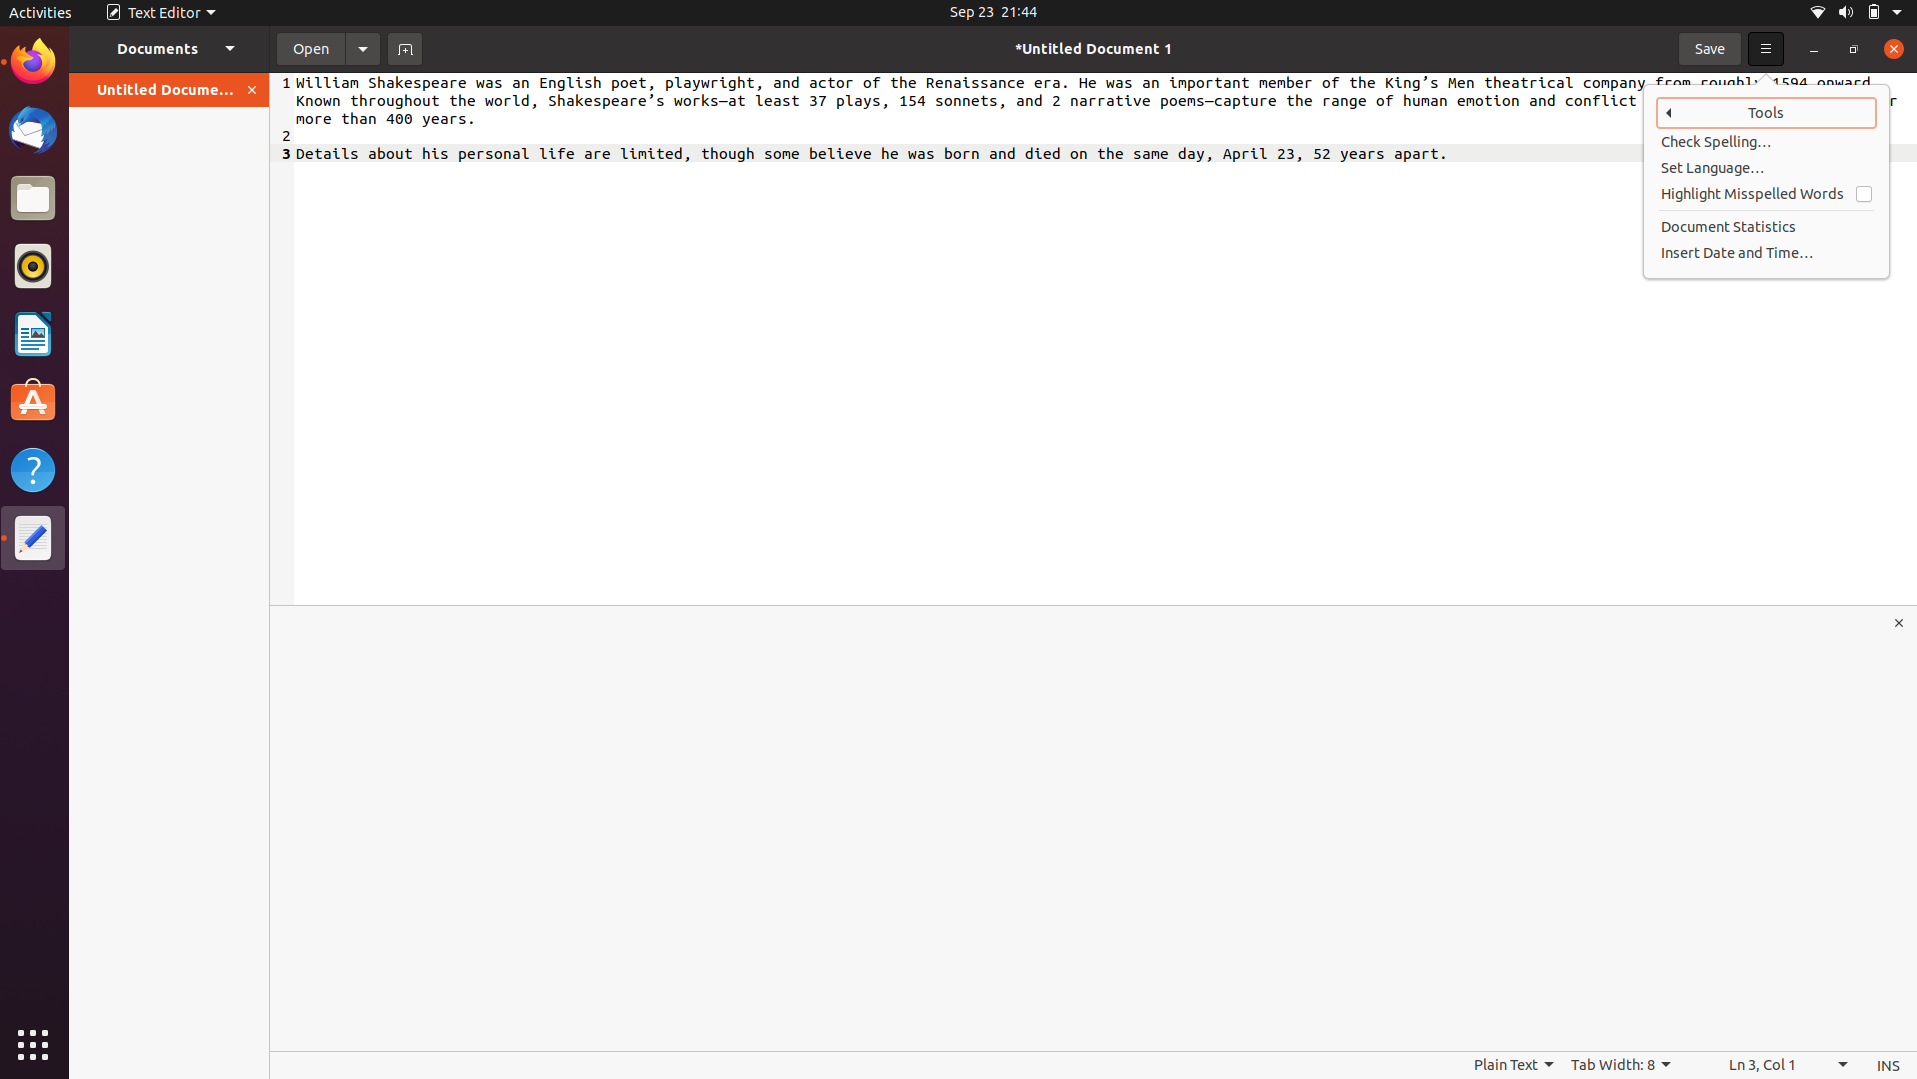 This screenshot has width=1917, height=1079. Describe the element at coordinates (169, 47) in the screenshot. I see `and open the second file in the expanded documents panel` at that location.